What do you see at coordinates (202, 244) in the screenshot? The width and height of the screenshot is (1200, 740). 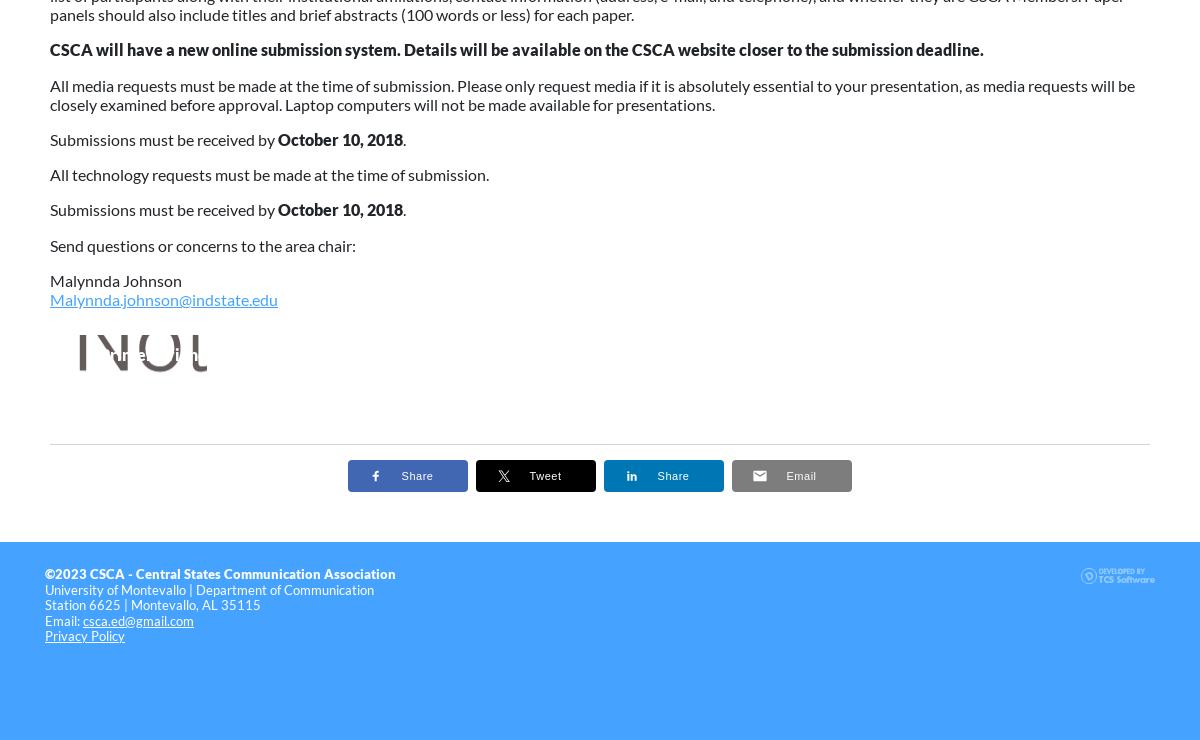 I see `'Send questions or concerns to the area chair:'` at bounding box center [202, 244].